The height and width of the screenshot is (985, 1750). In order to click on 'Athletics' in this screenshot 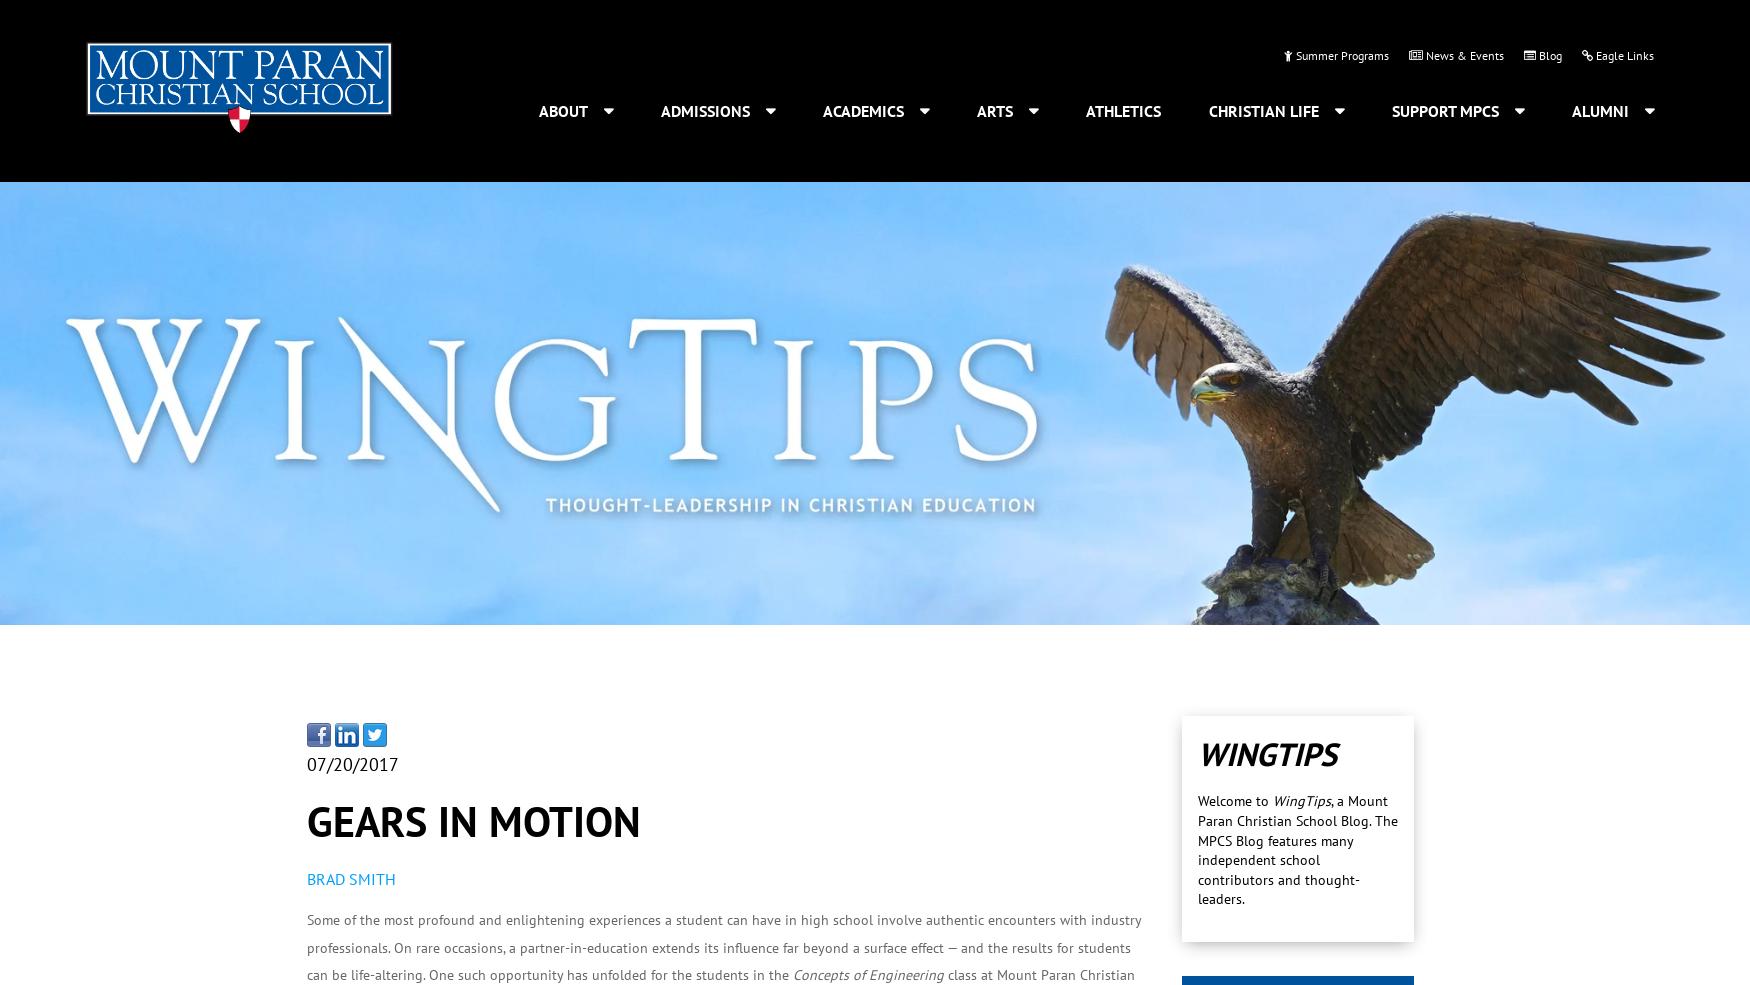, I will do `click(1123, 111)`.